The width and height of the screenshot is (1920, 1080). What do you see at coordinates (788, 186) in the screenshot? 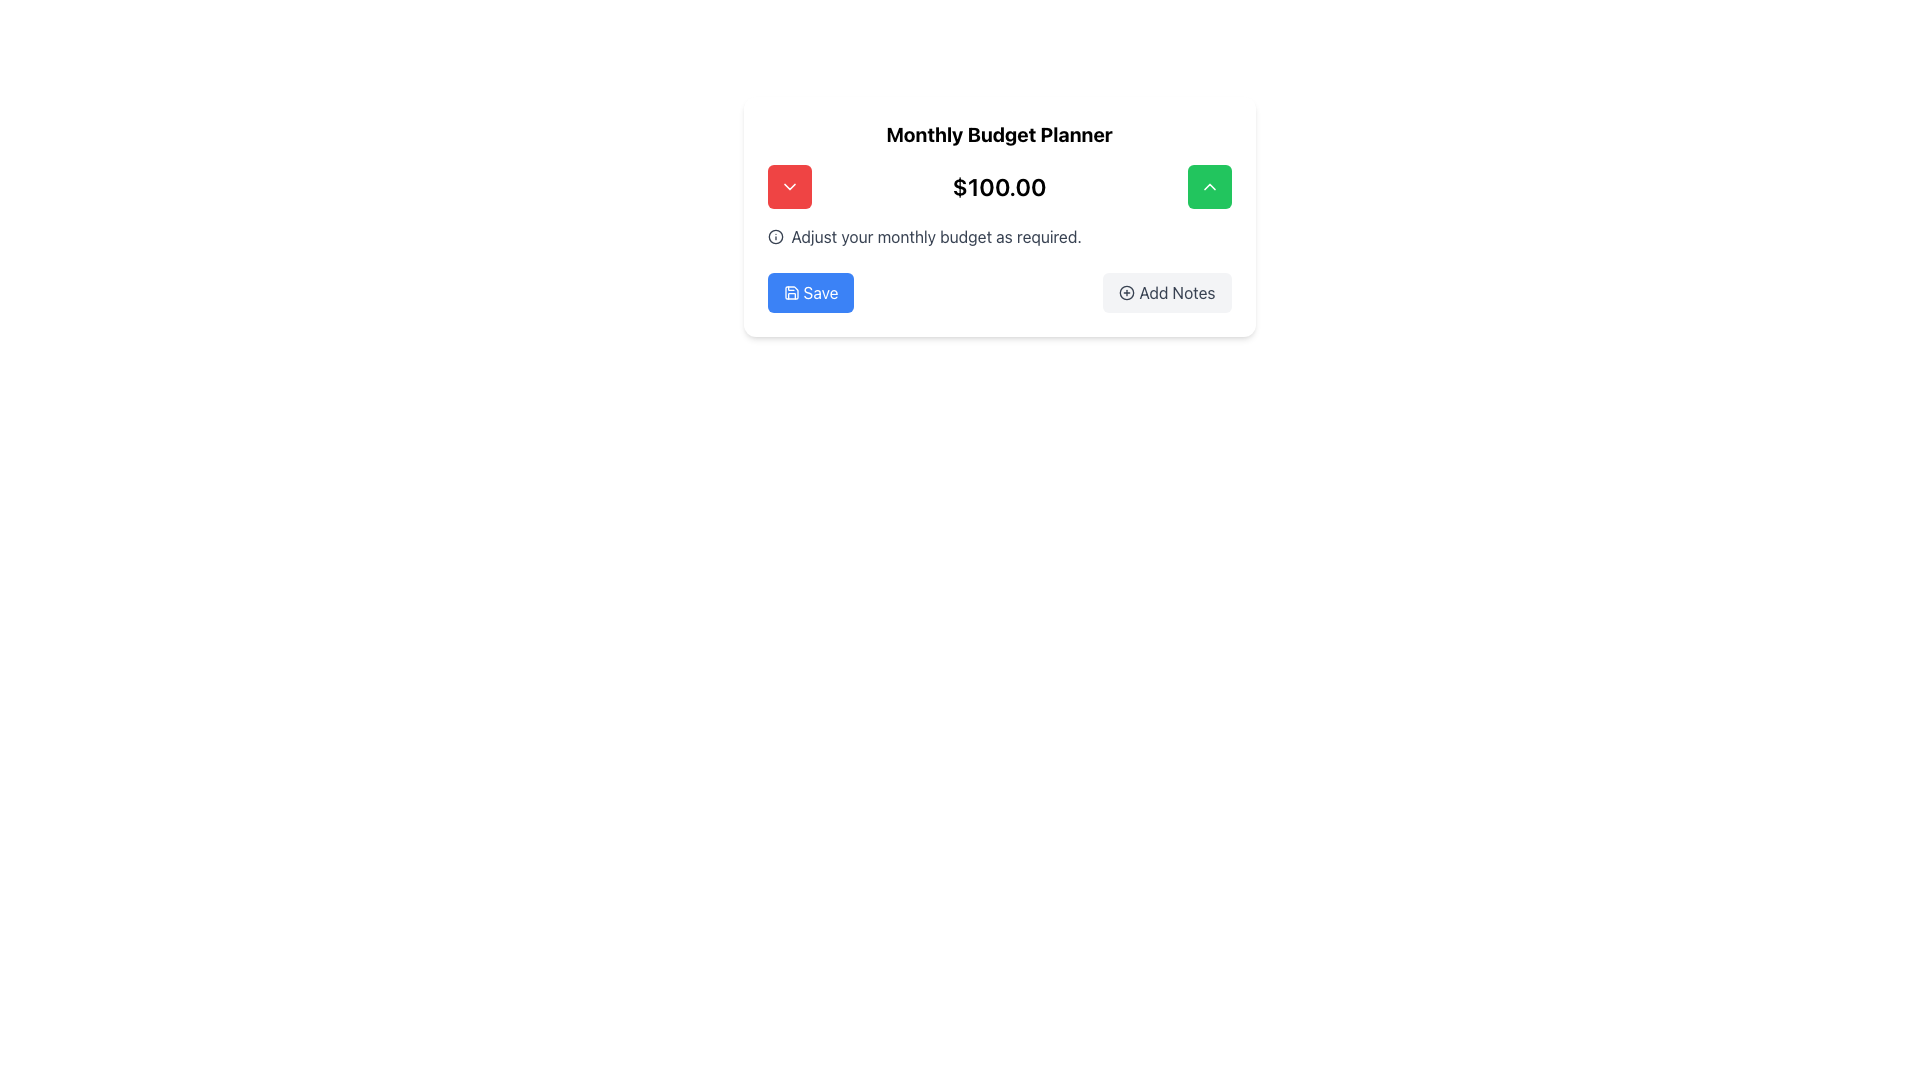
I see `the downward-pointing chevron icon within the left red button in the Monthly Budget Planner interface` at bounding box center [788, 186].